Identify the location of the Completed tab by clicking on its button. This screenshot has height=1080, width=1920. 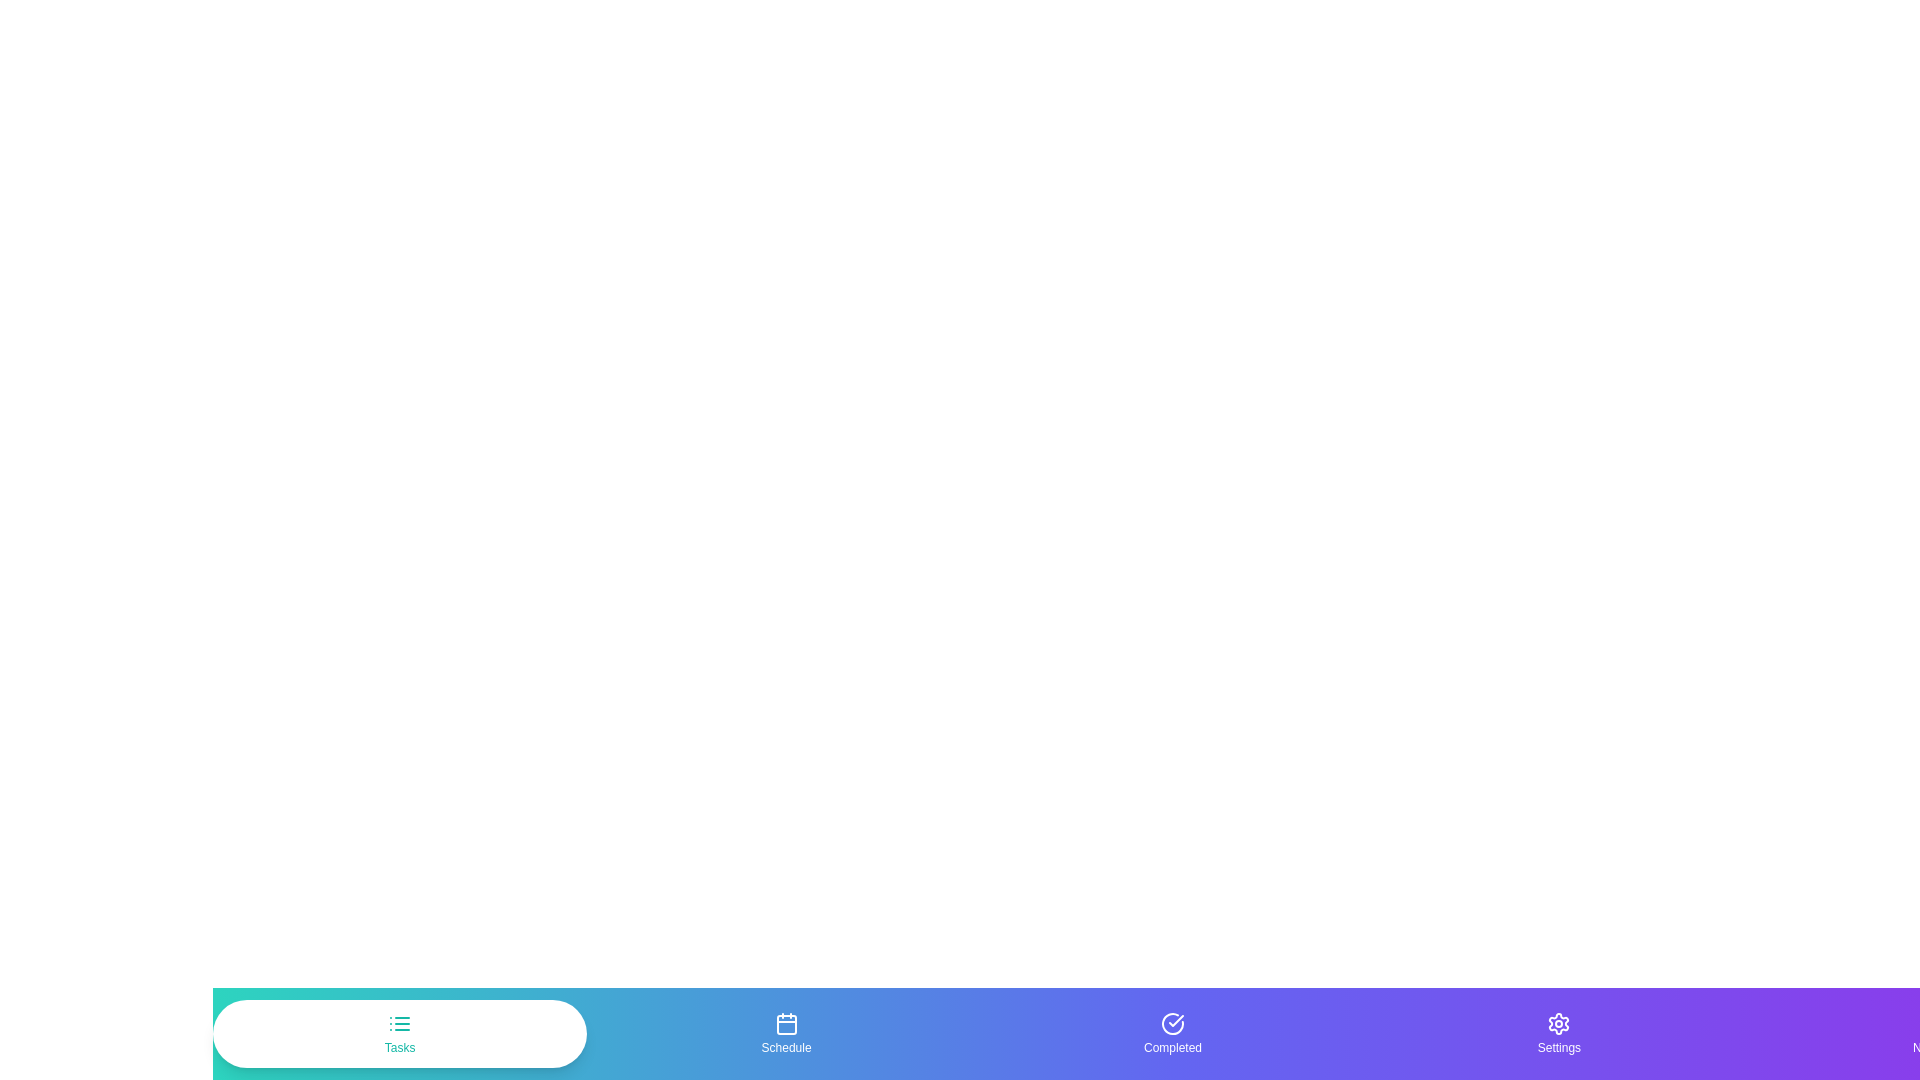
(1172, 1033).